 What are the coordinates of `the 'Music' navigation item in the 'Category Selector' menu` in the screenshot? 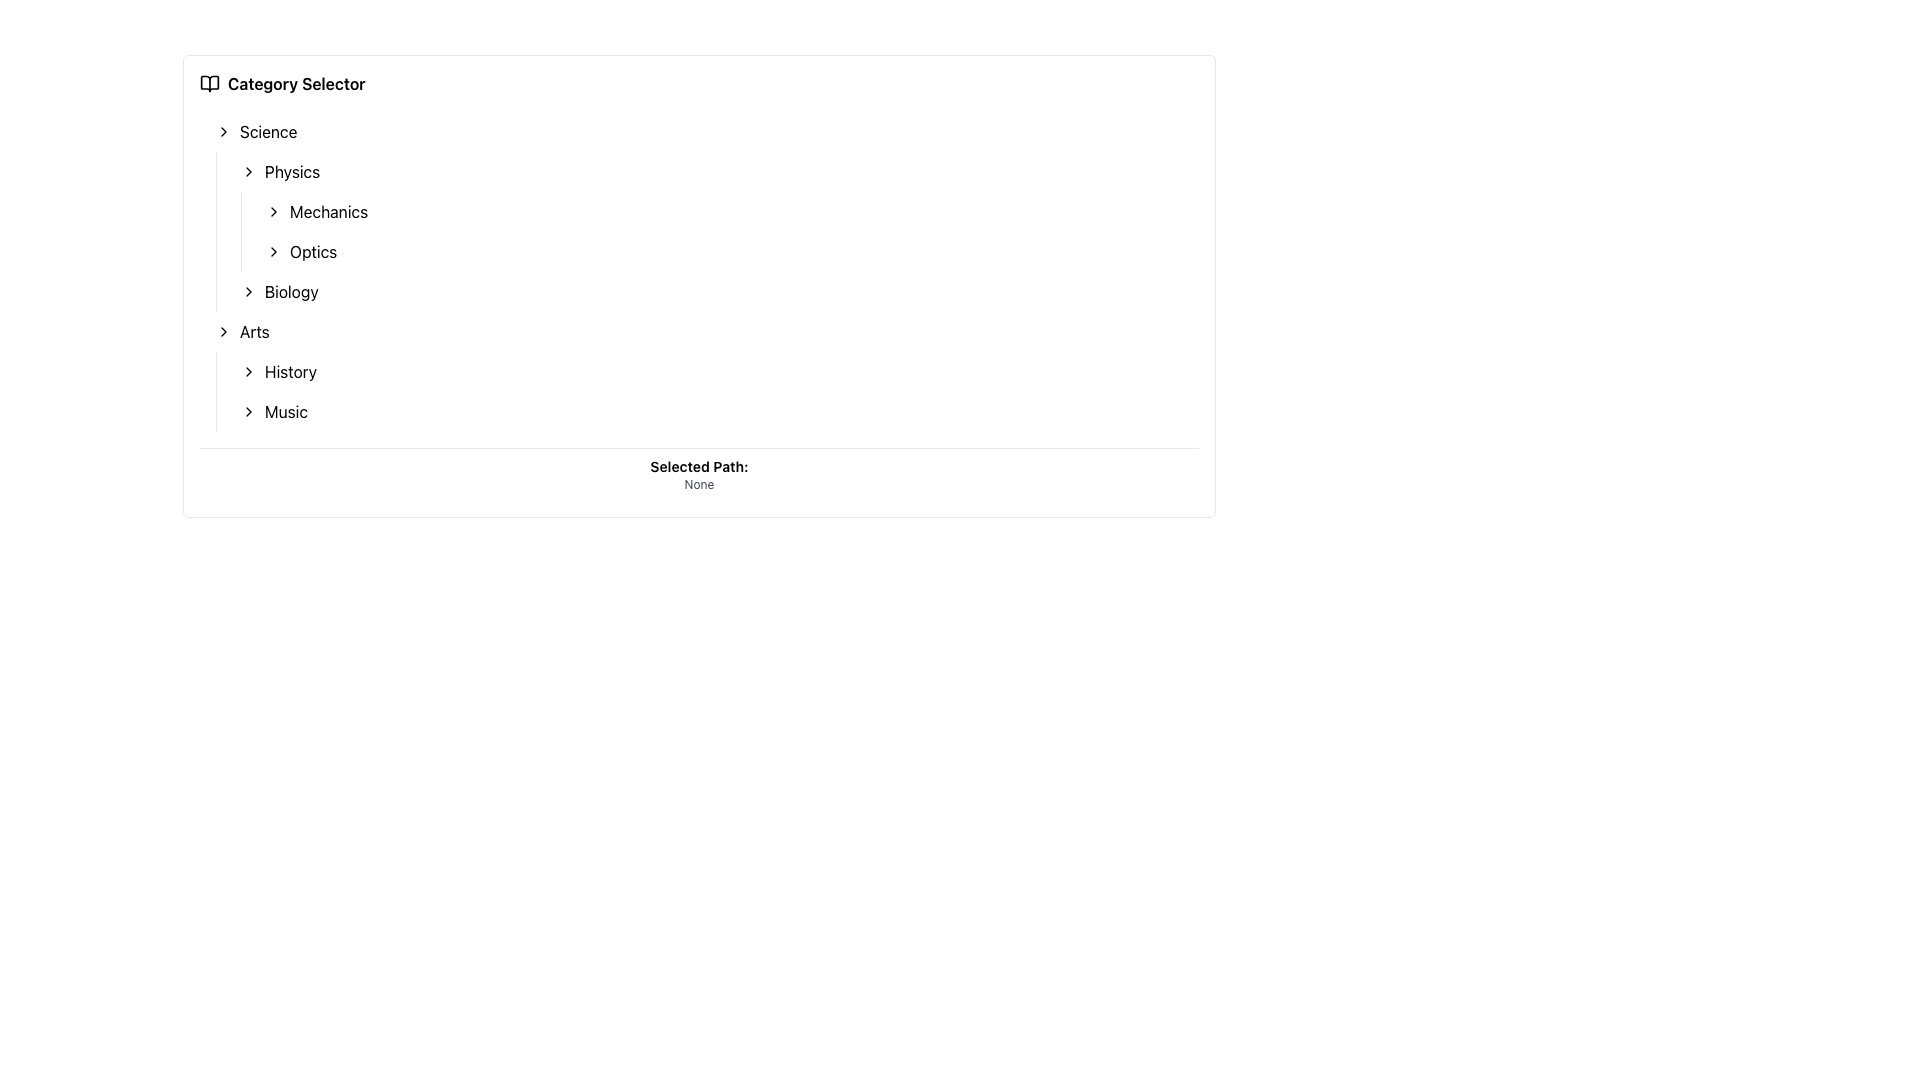 It's located at (285, 411).